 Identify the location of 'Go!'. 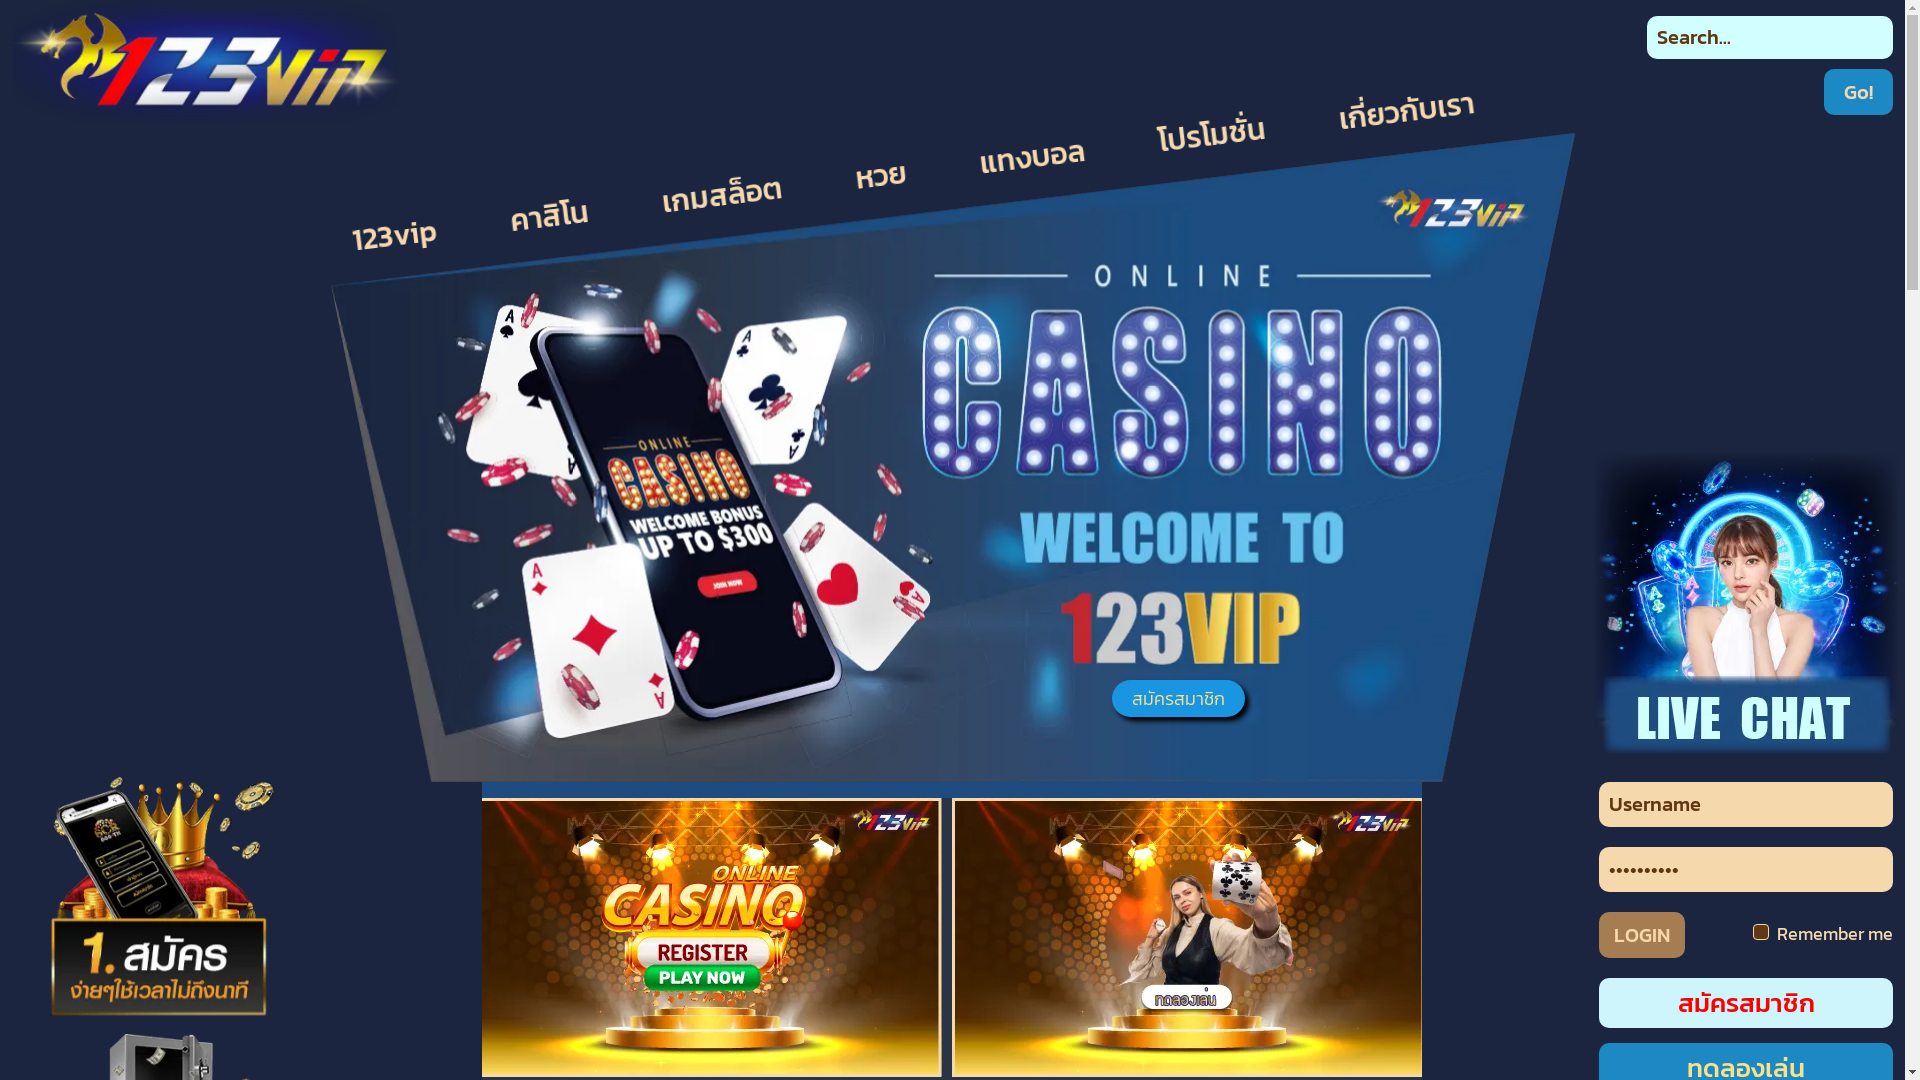
(1857, 92).